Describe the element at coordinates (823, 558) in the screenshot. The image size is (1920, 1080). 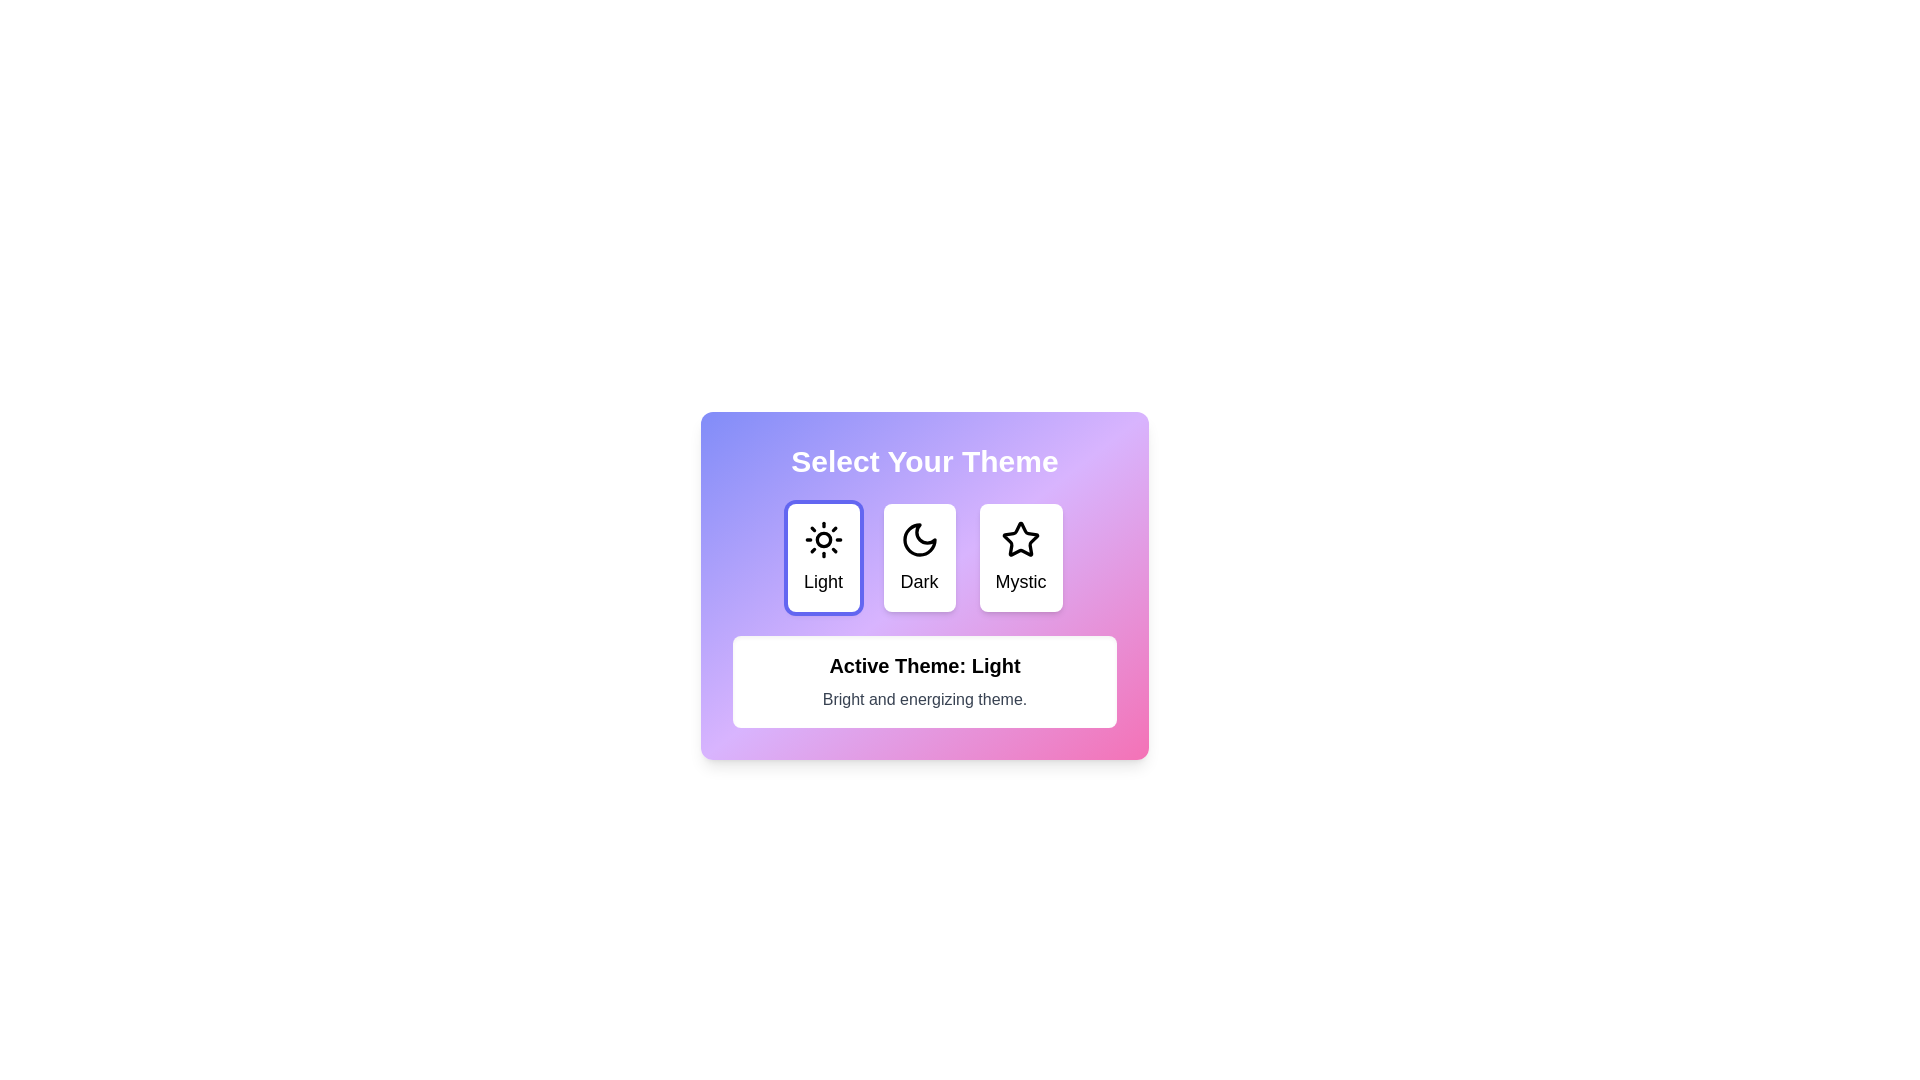
I see `the button labeled Light to observe its hover effect` at that location.